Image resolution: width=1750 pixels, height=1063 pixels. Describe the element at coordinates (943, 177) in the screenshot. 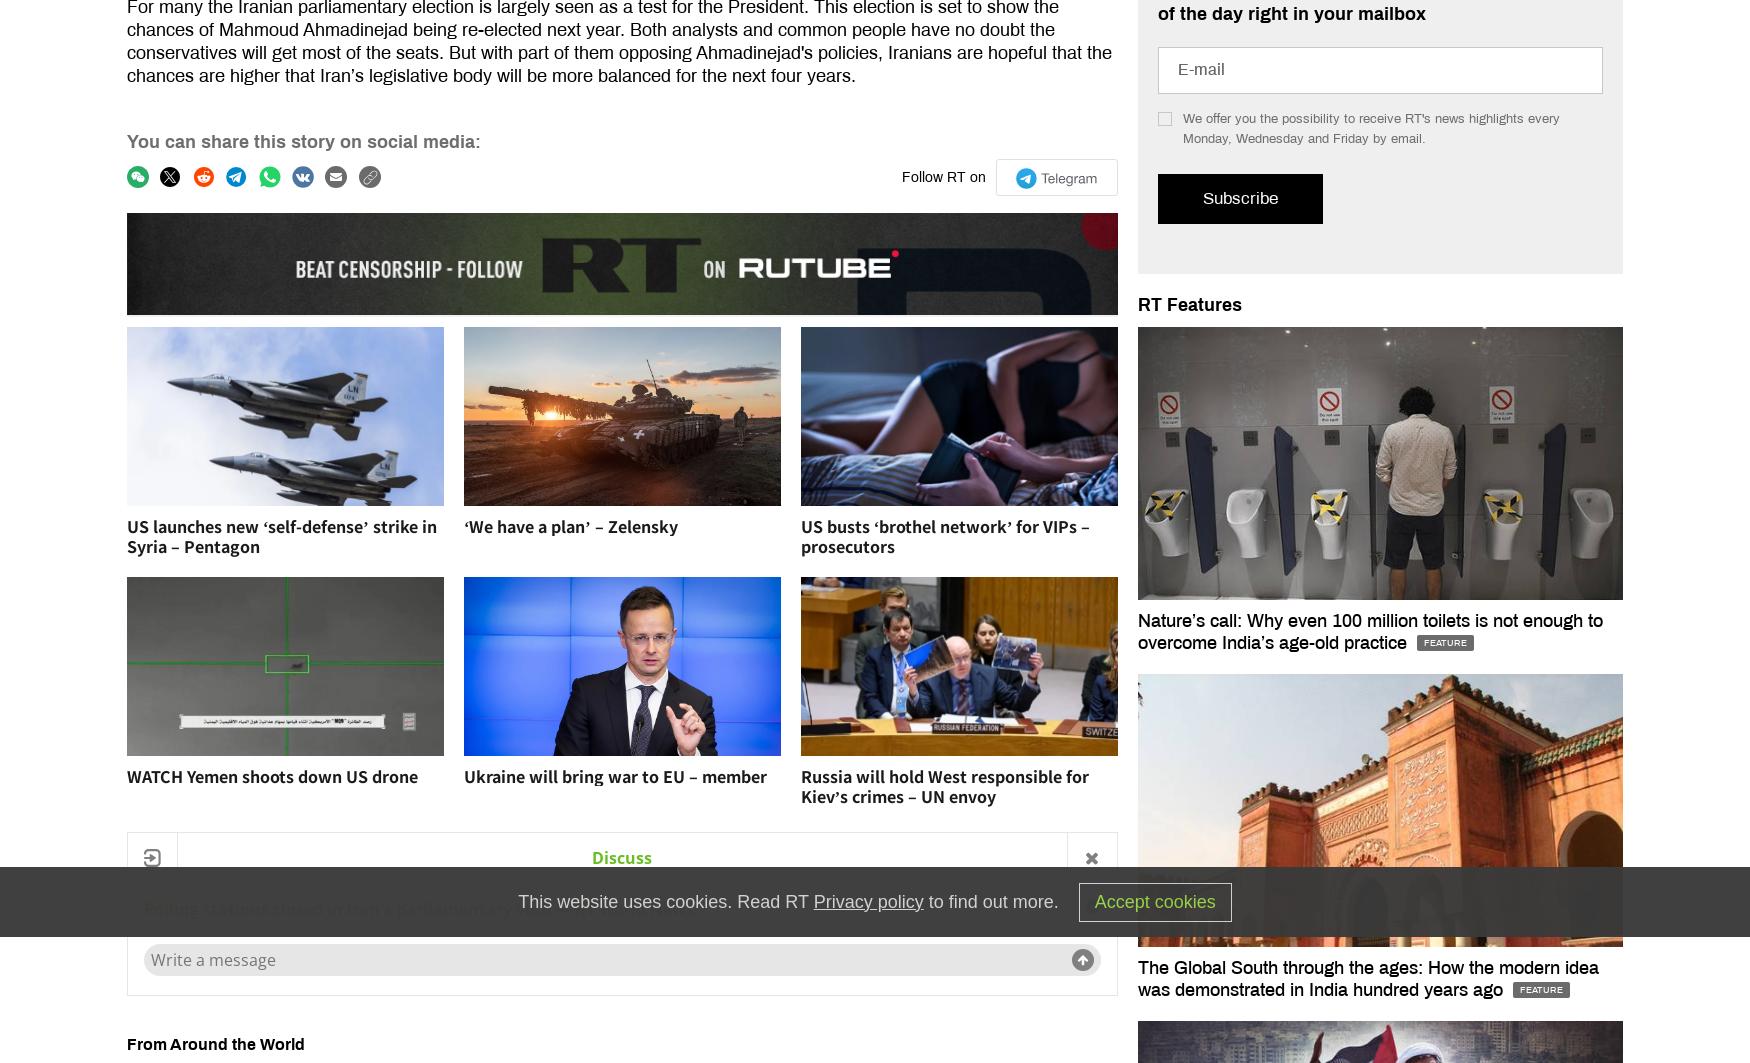

I see `'Follow RT on'` at that location.